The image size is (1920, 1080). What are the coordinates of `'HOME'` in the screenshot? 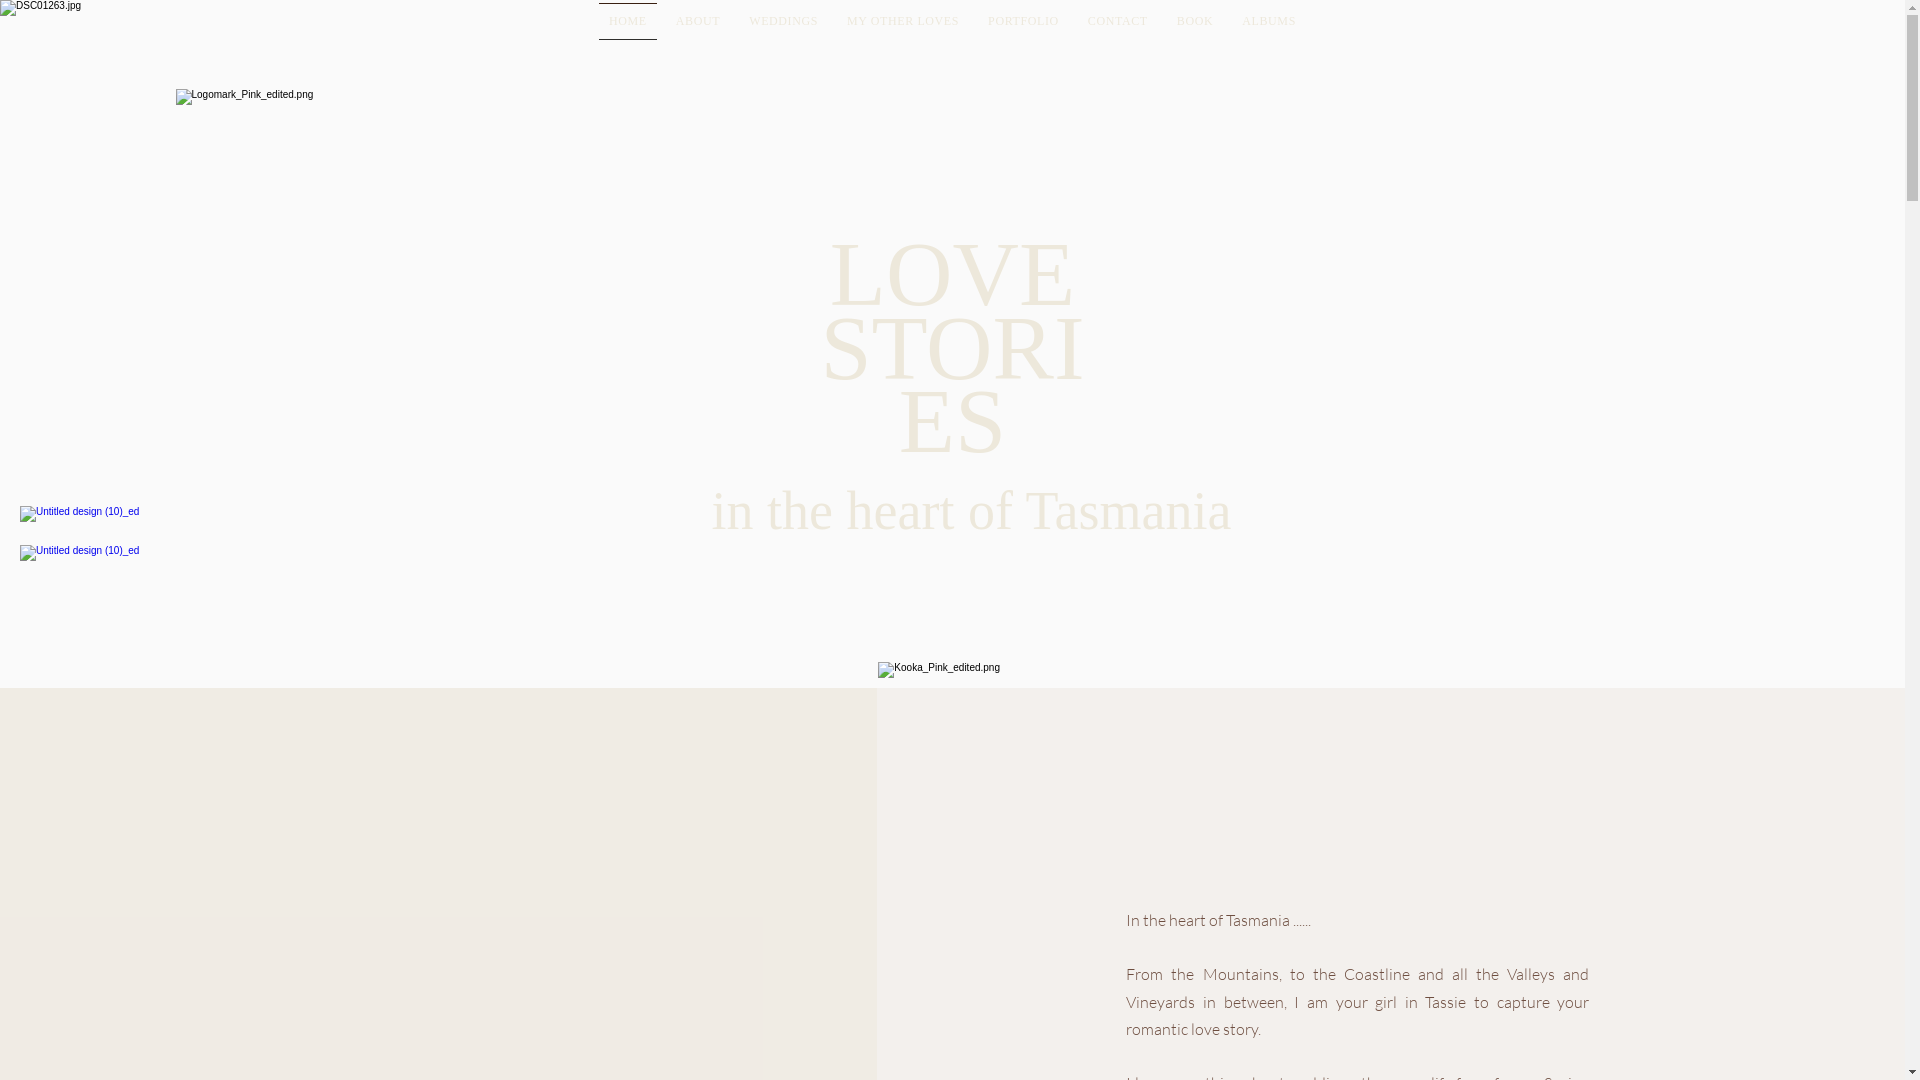 It's located at (626, 21).